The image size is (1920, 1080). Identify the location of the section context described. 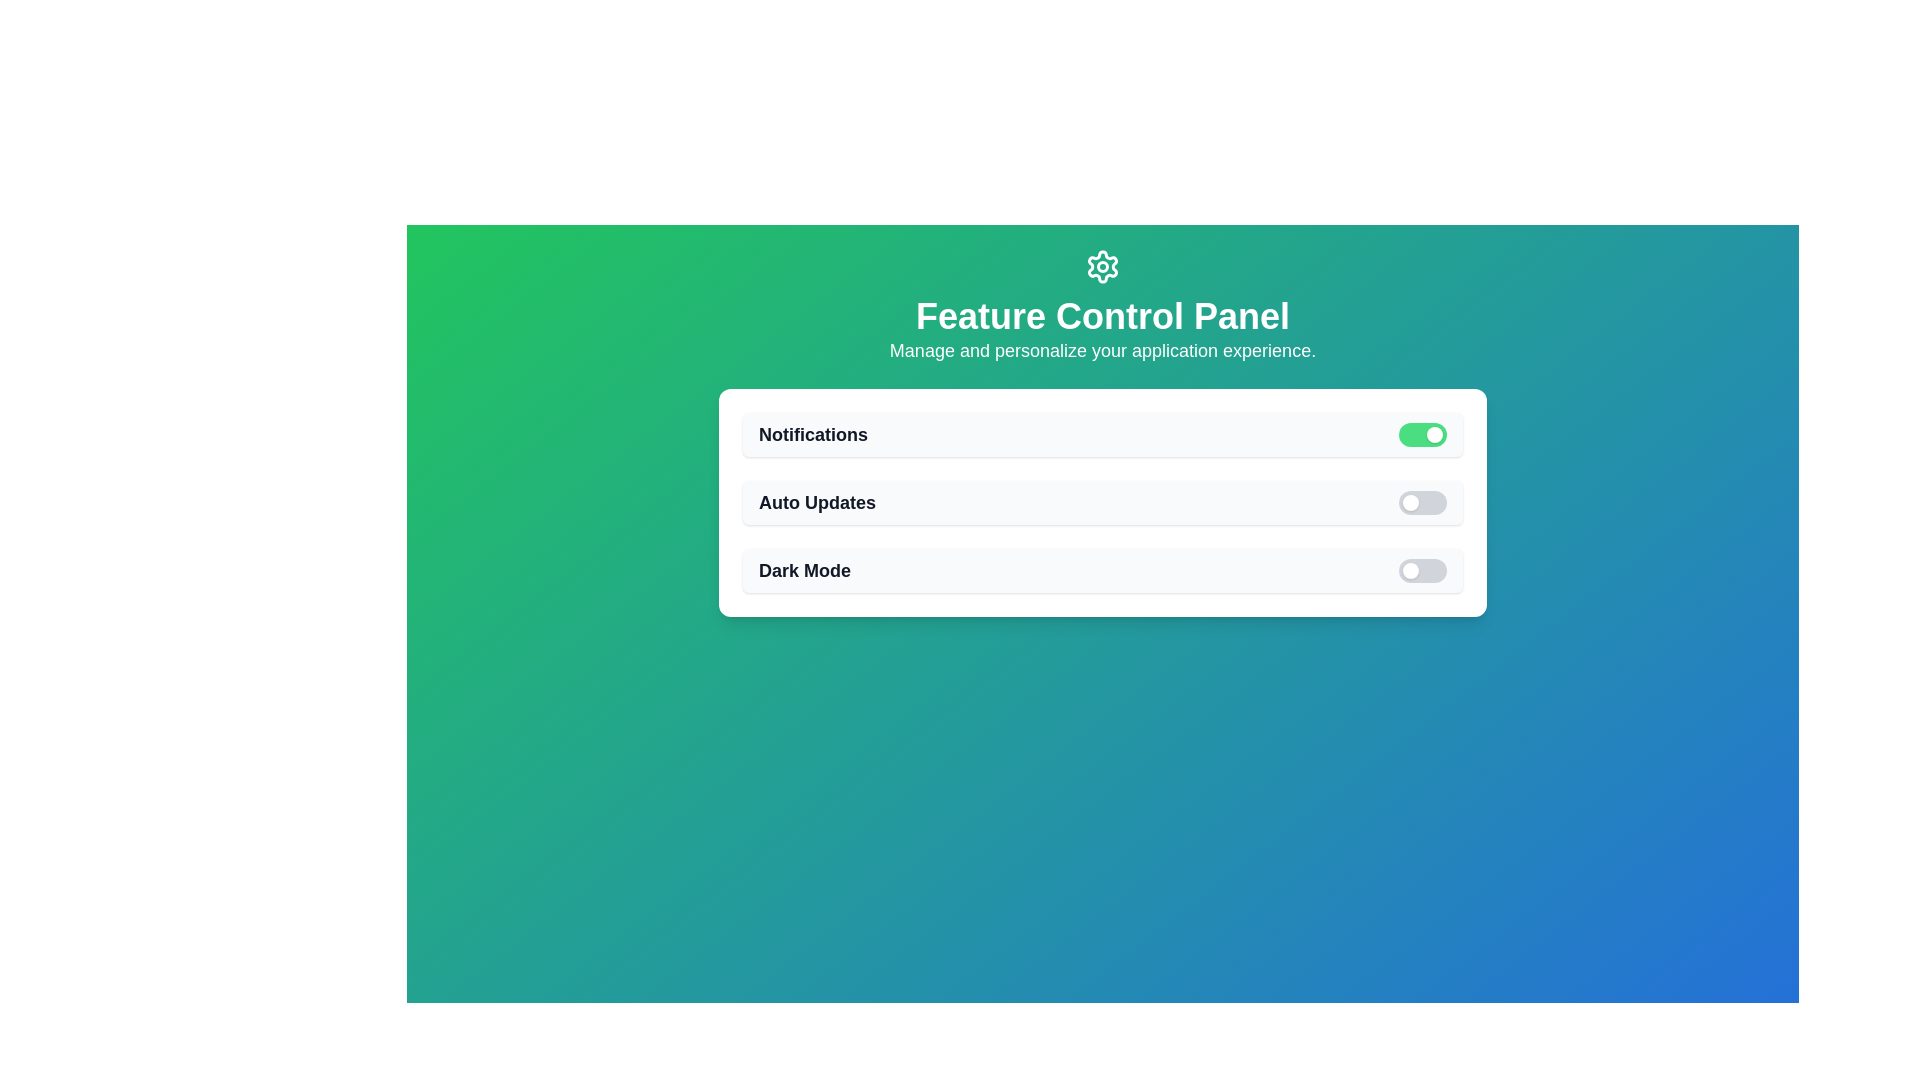
(1102, 315).